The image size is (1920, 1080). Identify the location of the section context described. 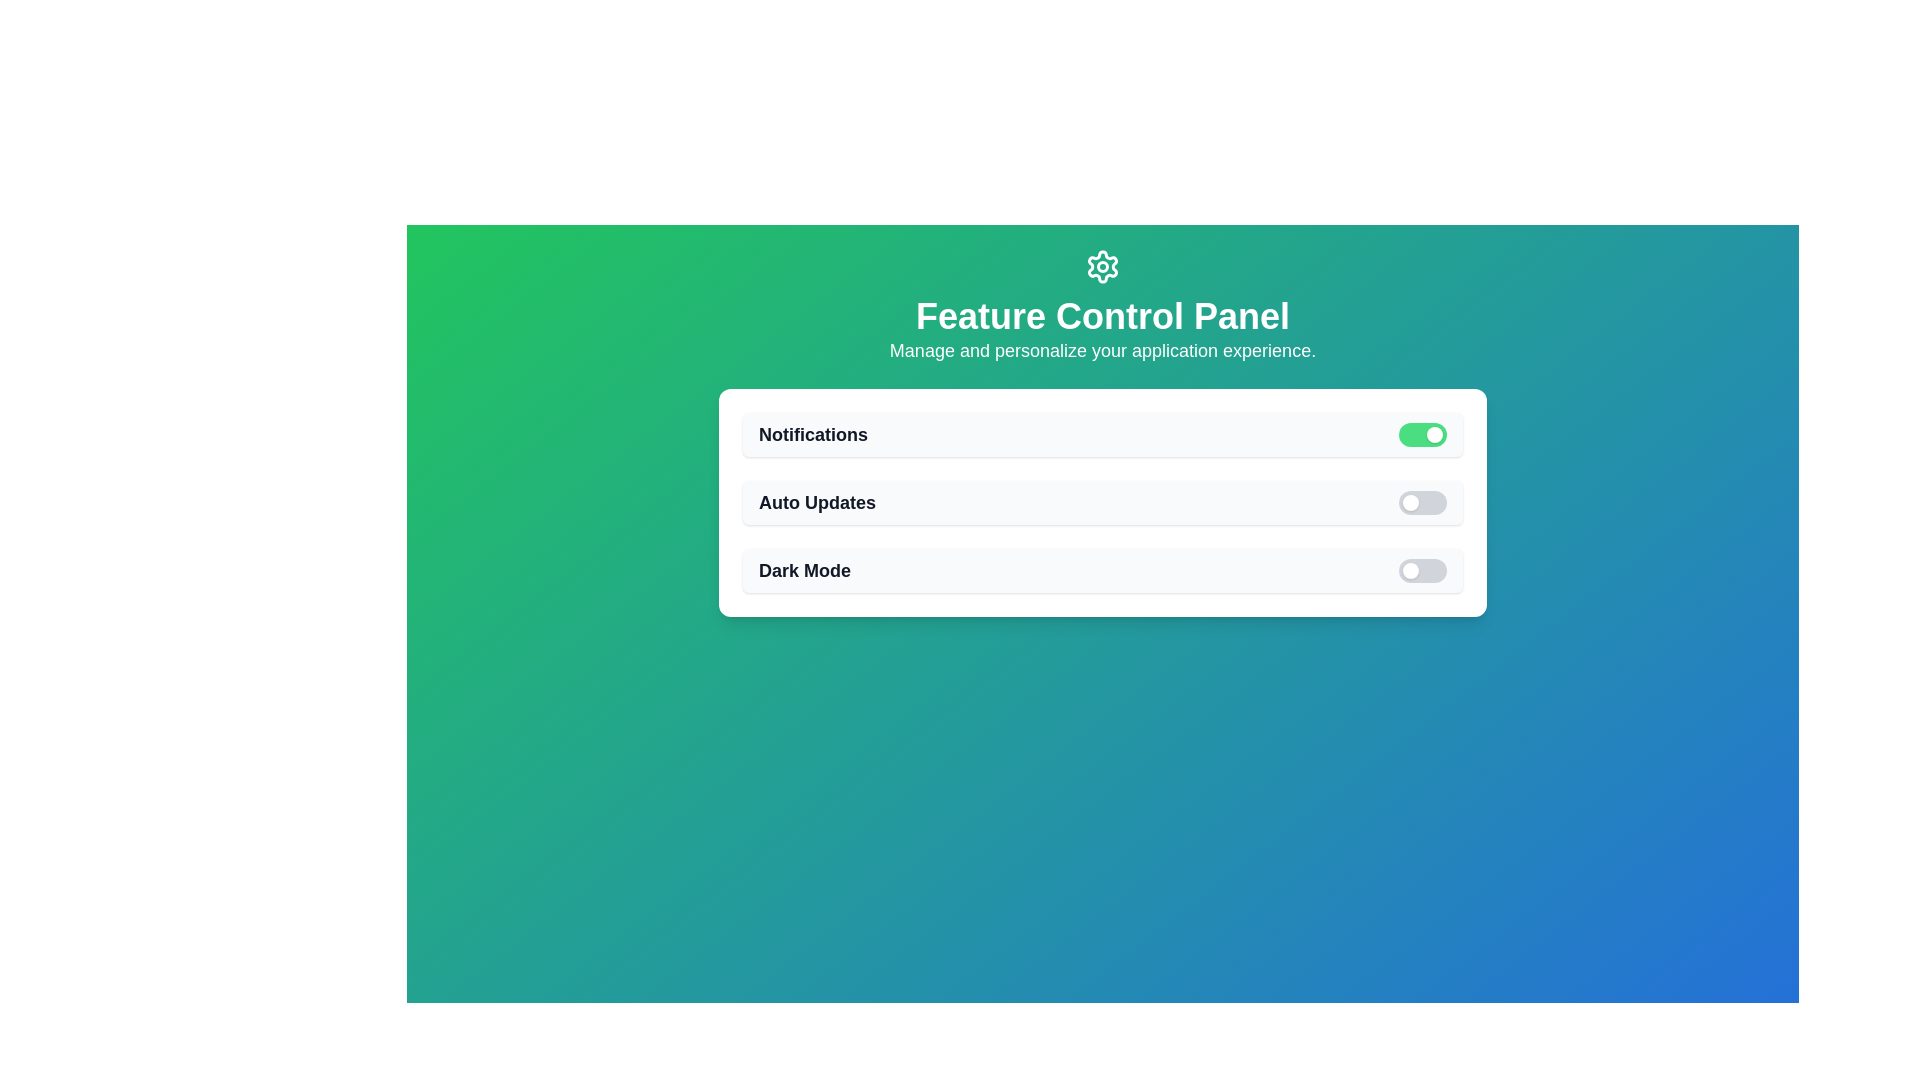
(1102, 315).